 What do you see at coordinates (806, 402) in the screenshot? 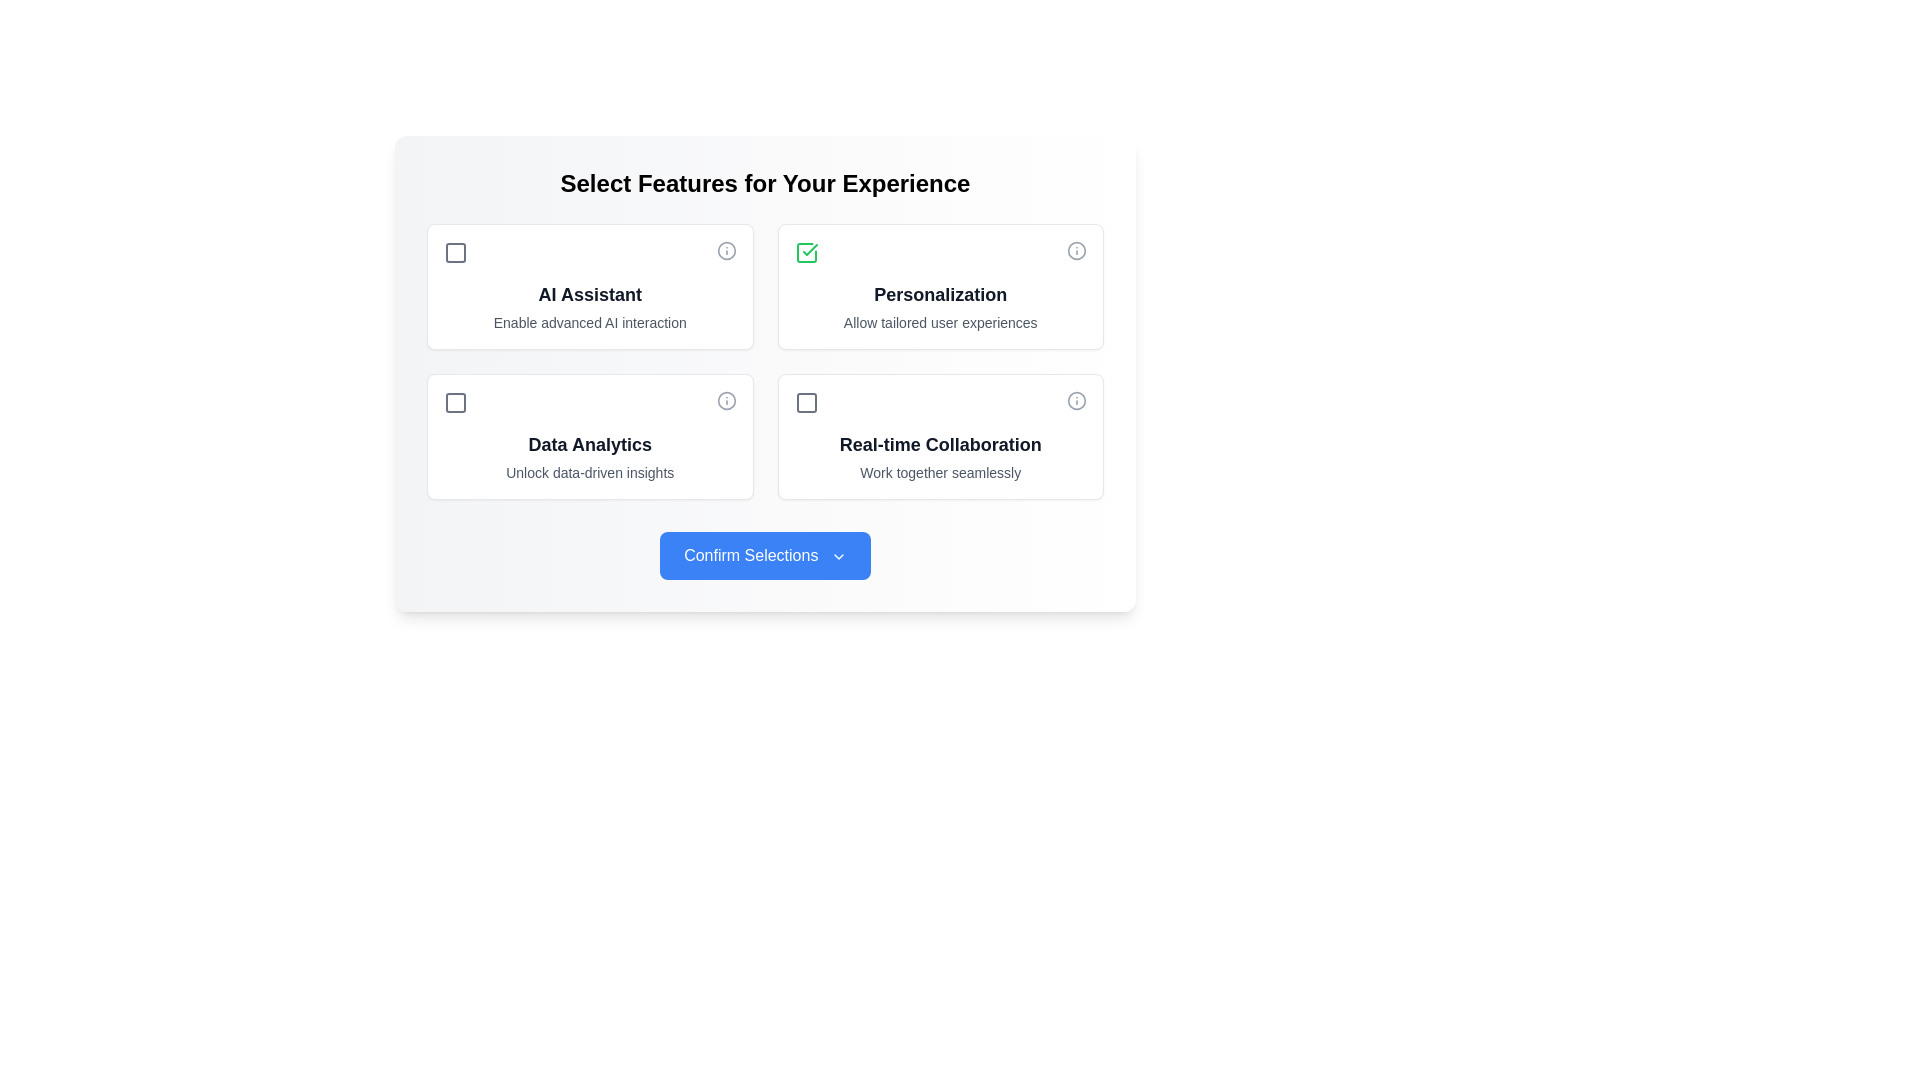
I see `the checkbox` at bounding box center [806, 402].